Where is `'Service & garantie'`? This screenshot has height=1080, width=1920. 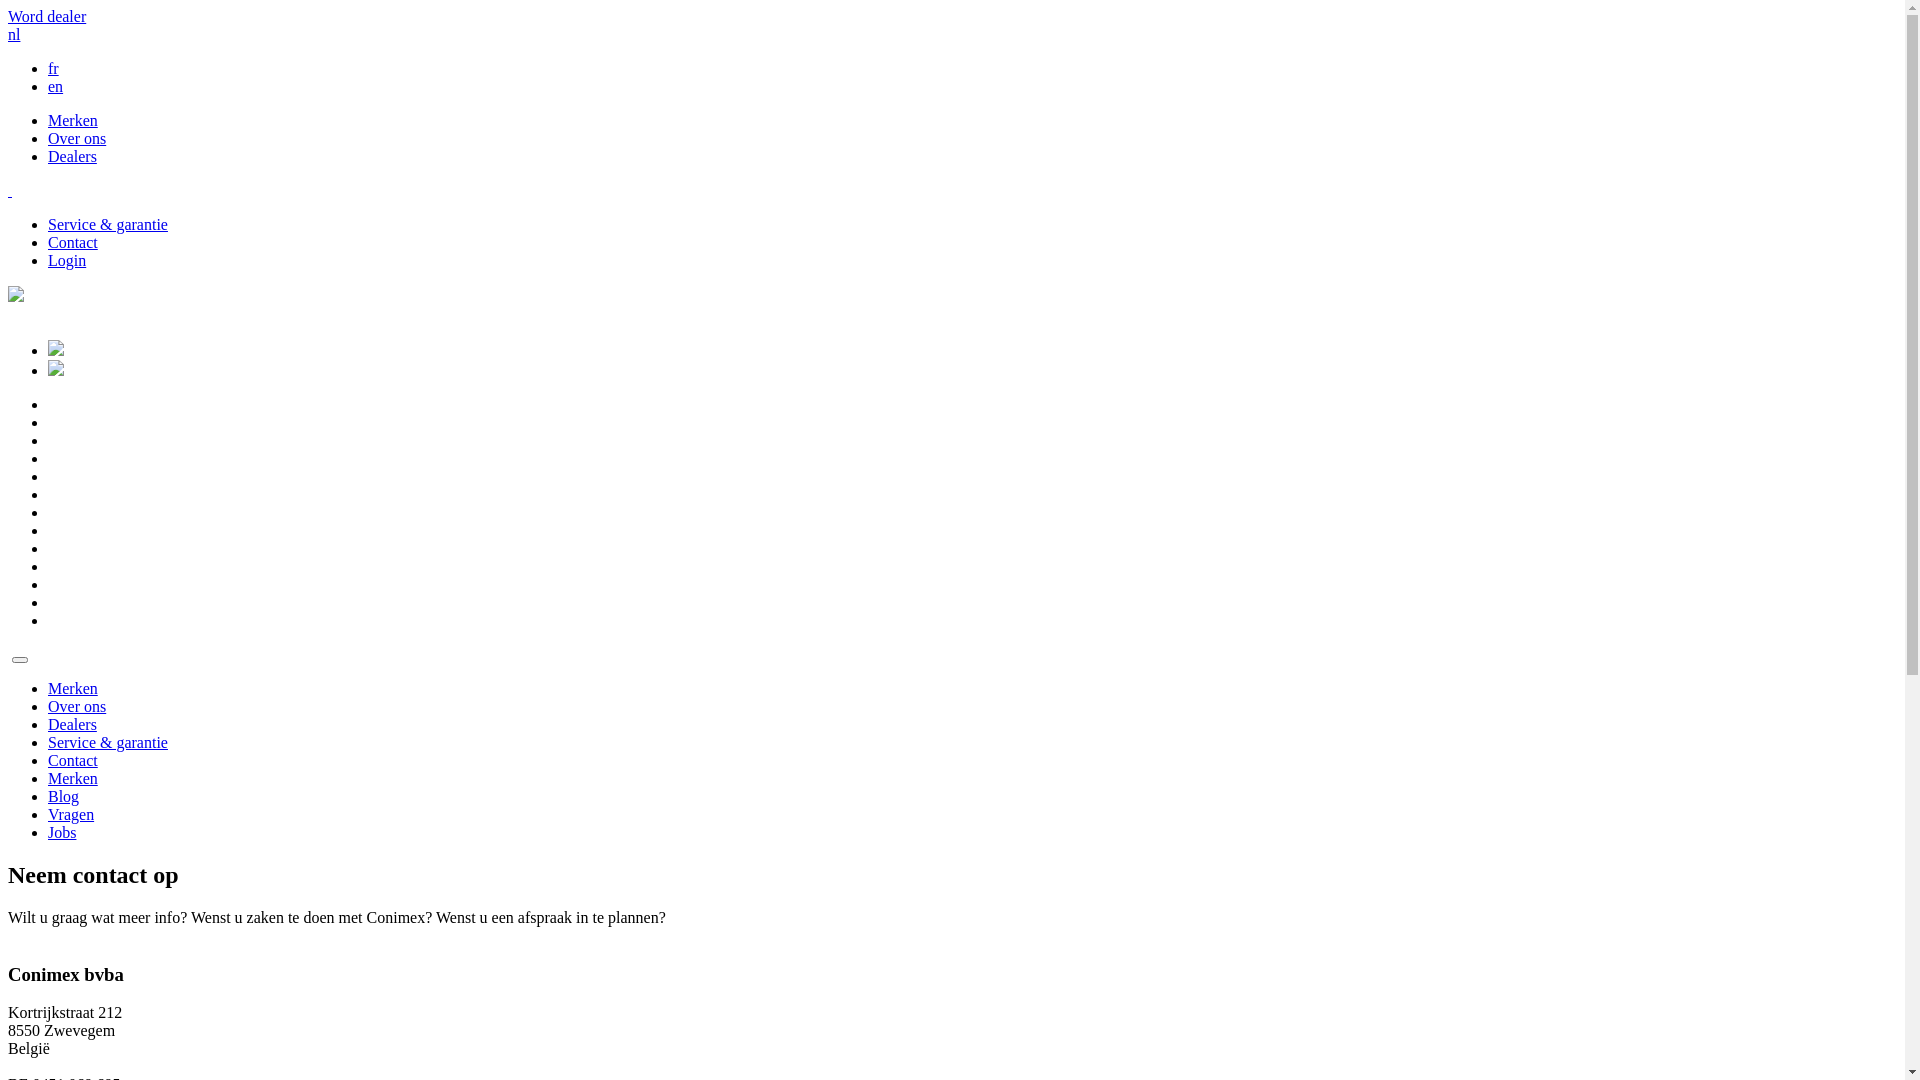
'Service & garantie' is located at coordinates (106, 742).